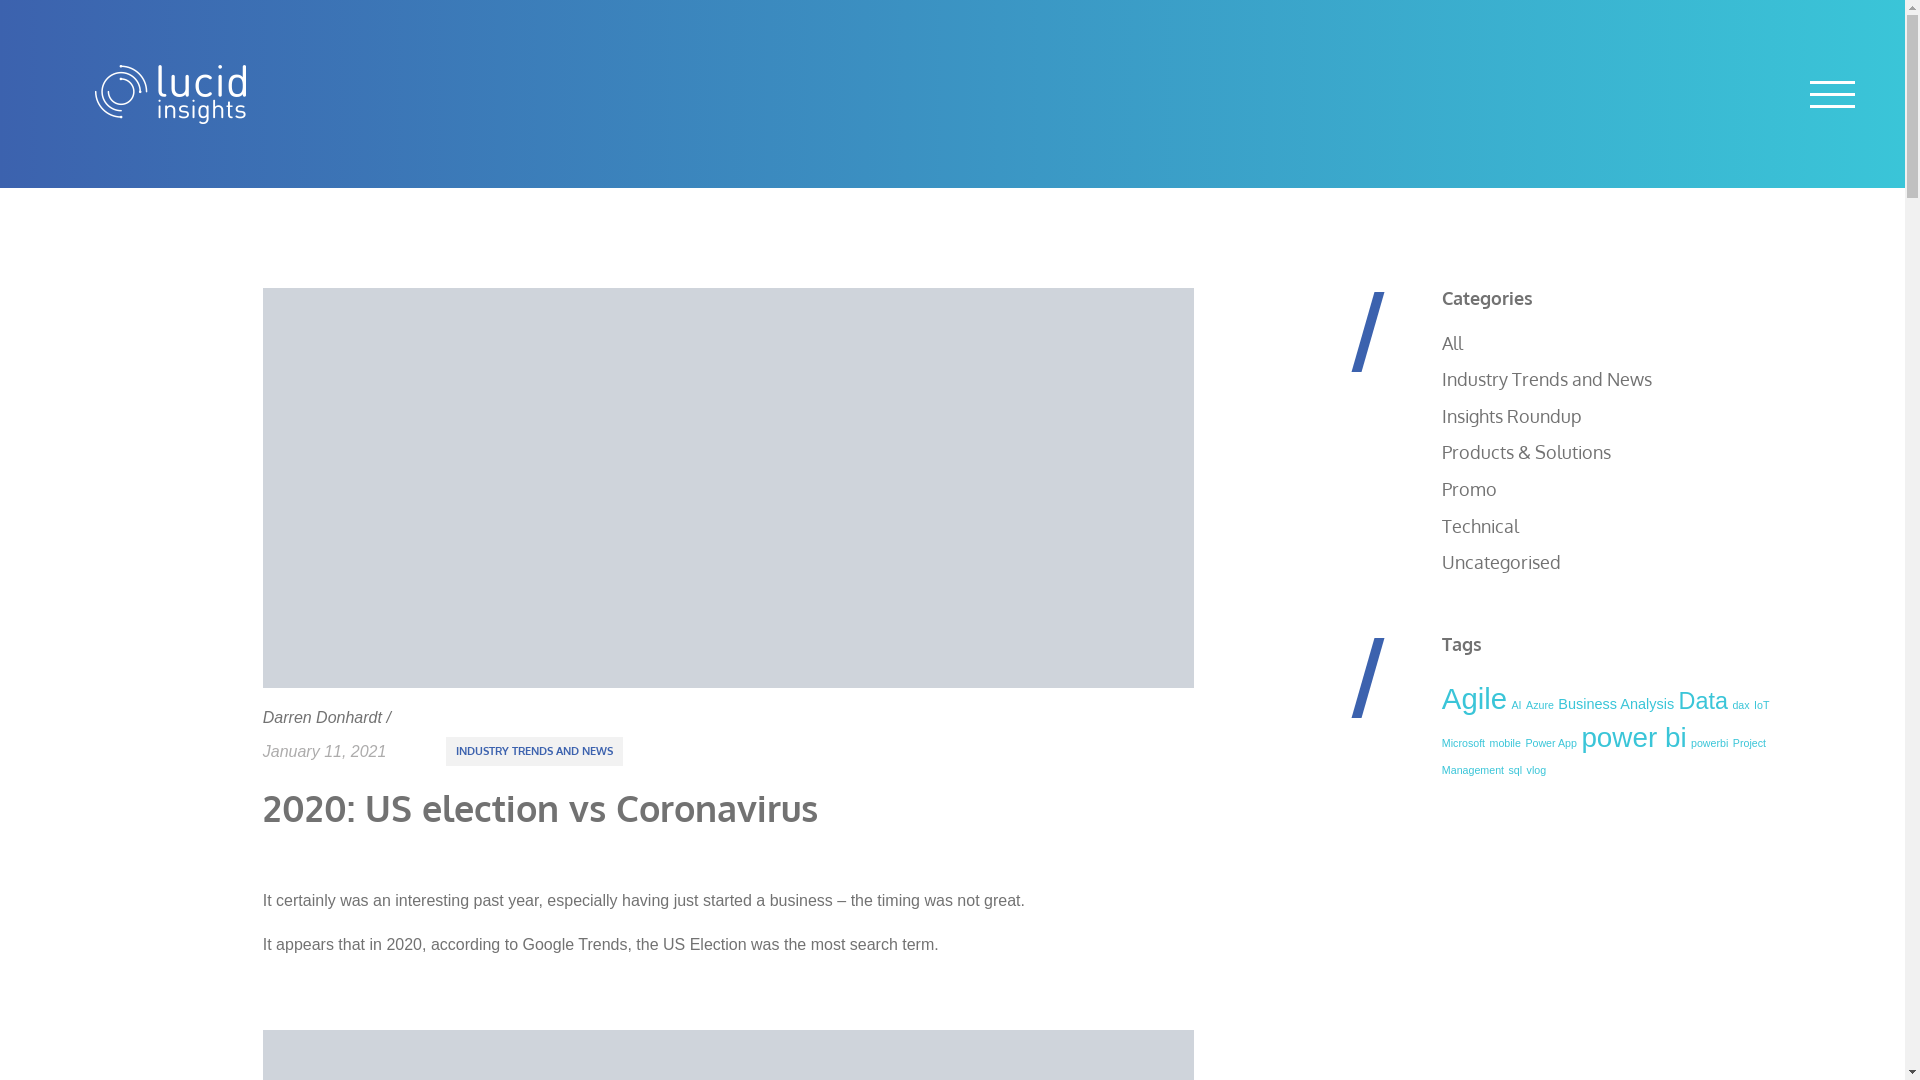 This screenshot has height=1080, width=1920. Describe the element at coordinates (1441, 378) in the screenshot. I see `'Industry Trends and News'` at that location.